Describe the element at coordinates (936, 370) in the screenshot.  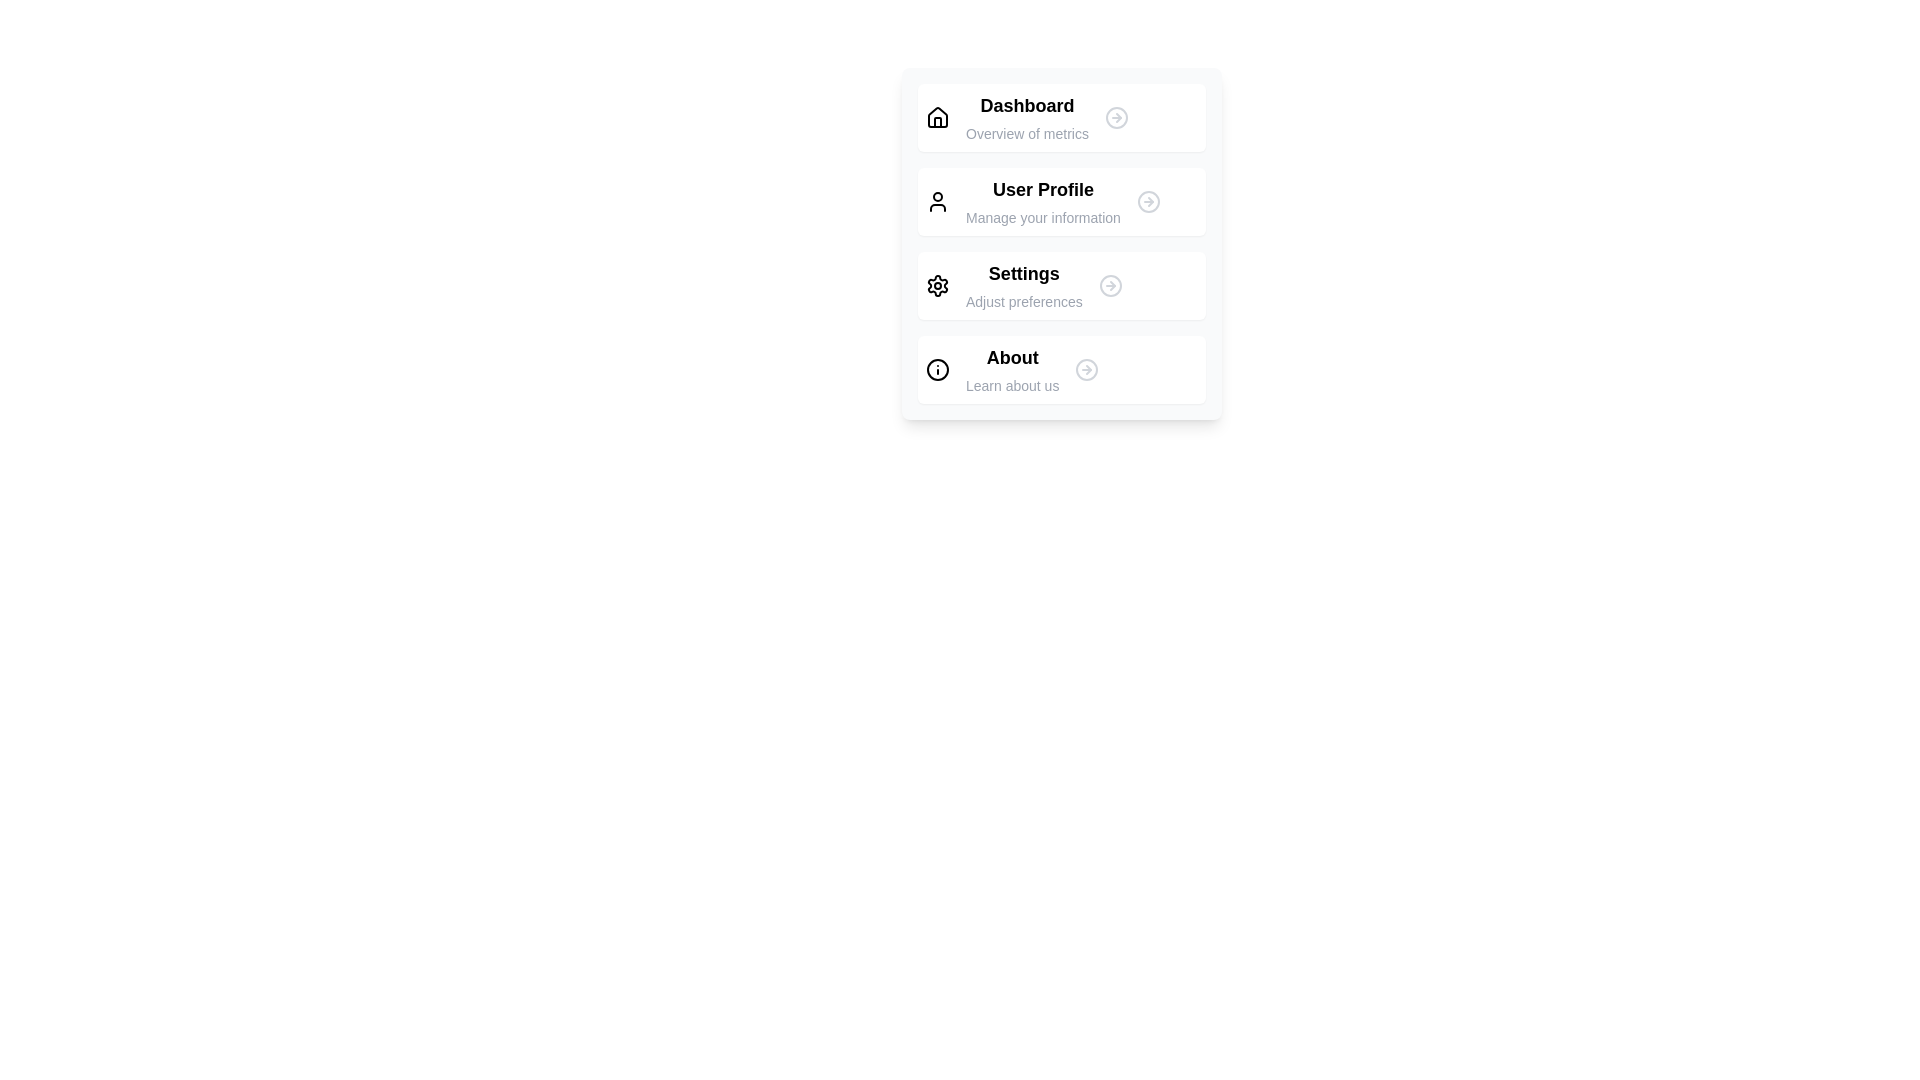
I see `the SVG circle graphic with a black outline located within the informational icon next to the 'About' button in the bottom section of the vertical menu` at that location.